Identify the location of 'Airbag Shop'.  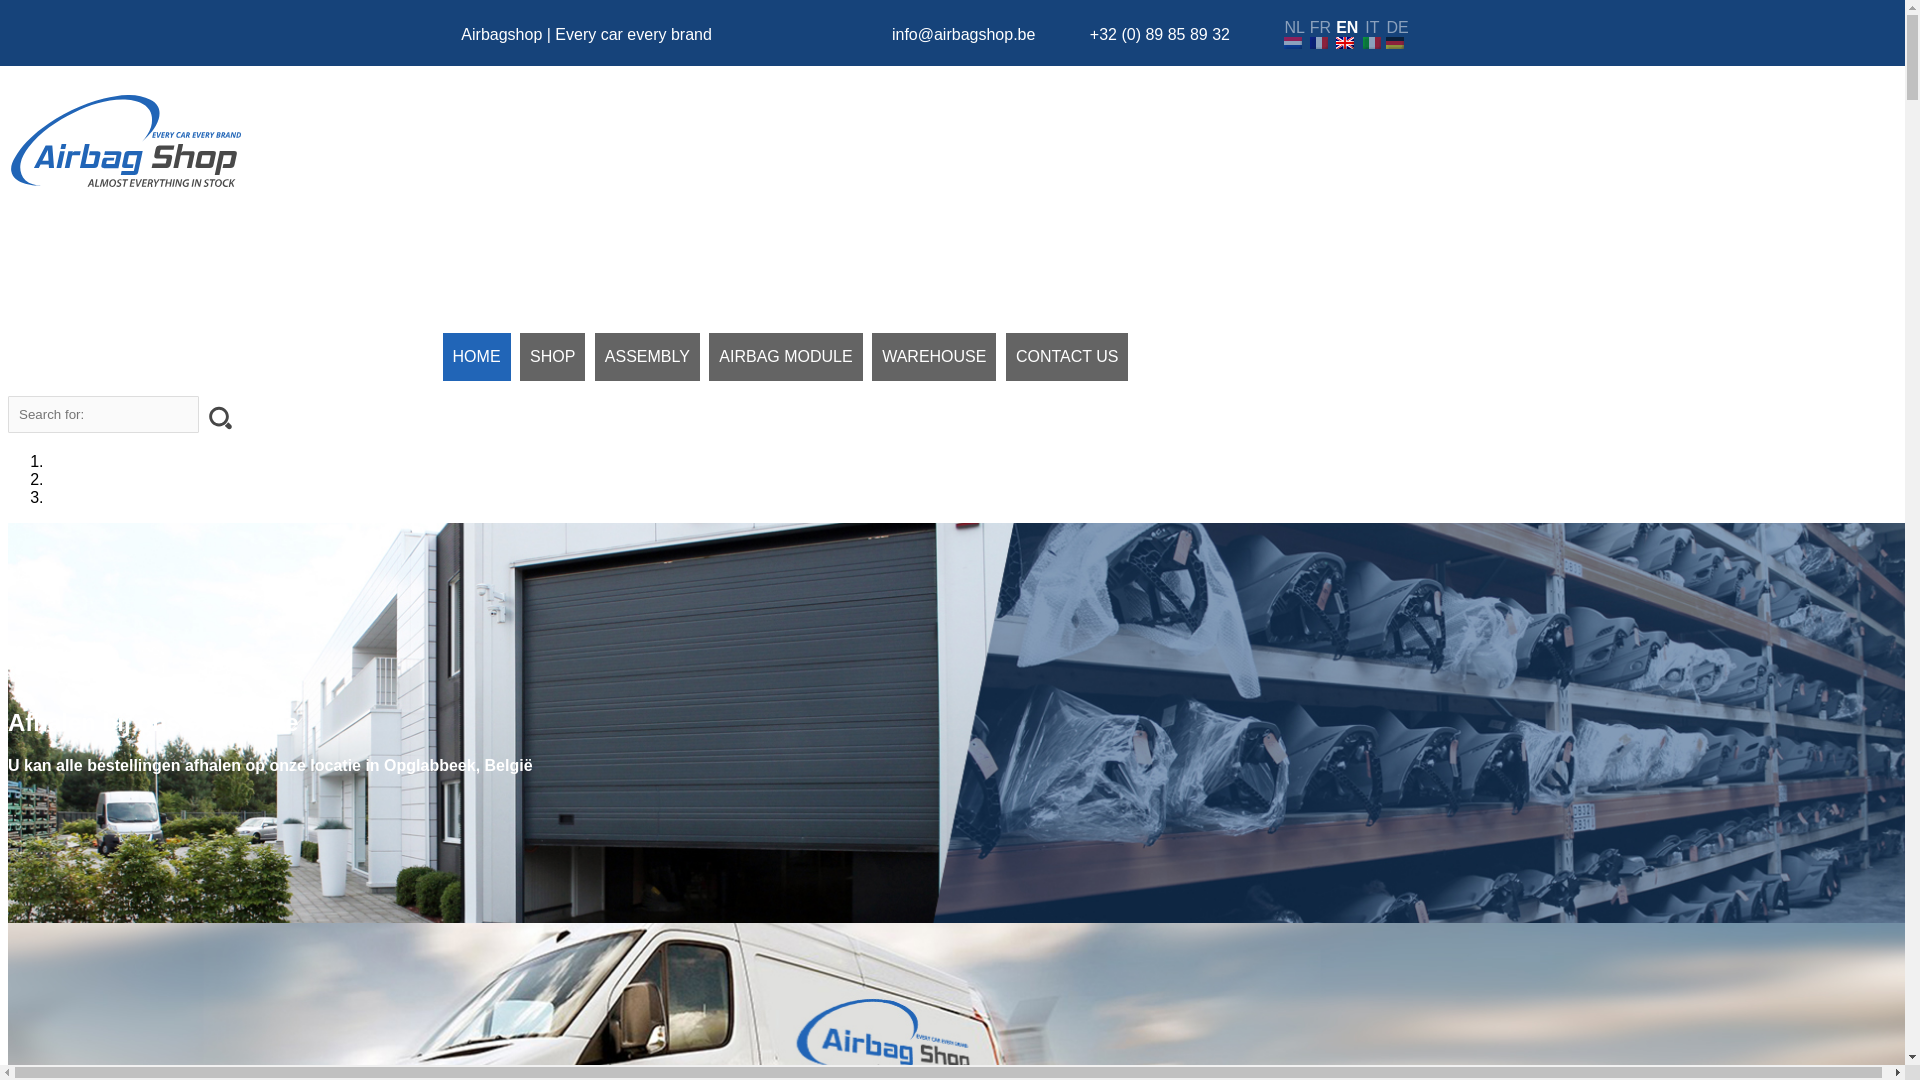
(8, 140).